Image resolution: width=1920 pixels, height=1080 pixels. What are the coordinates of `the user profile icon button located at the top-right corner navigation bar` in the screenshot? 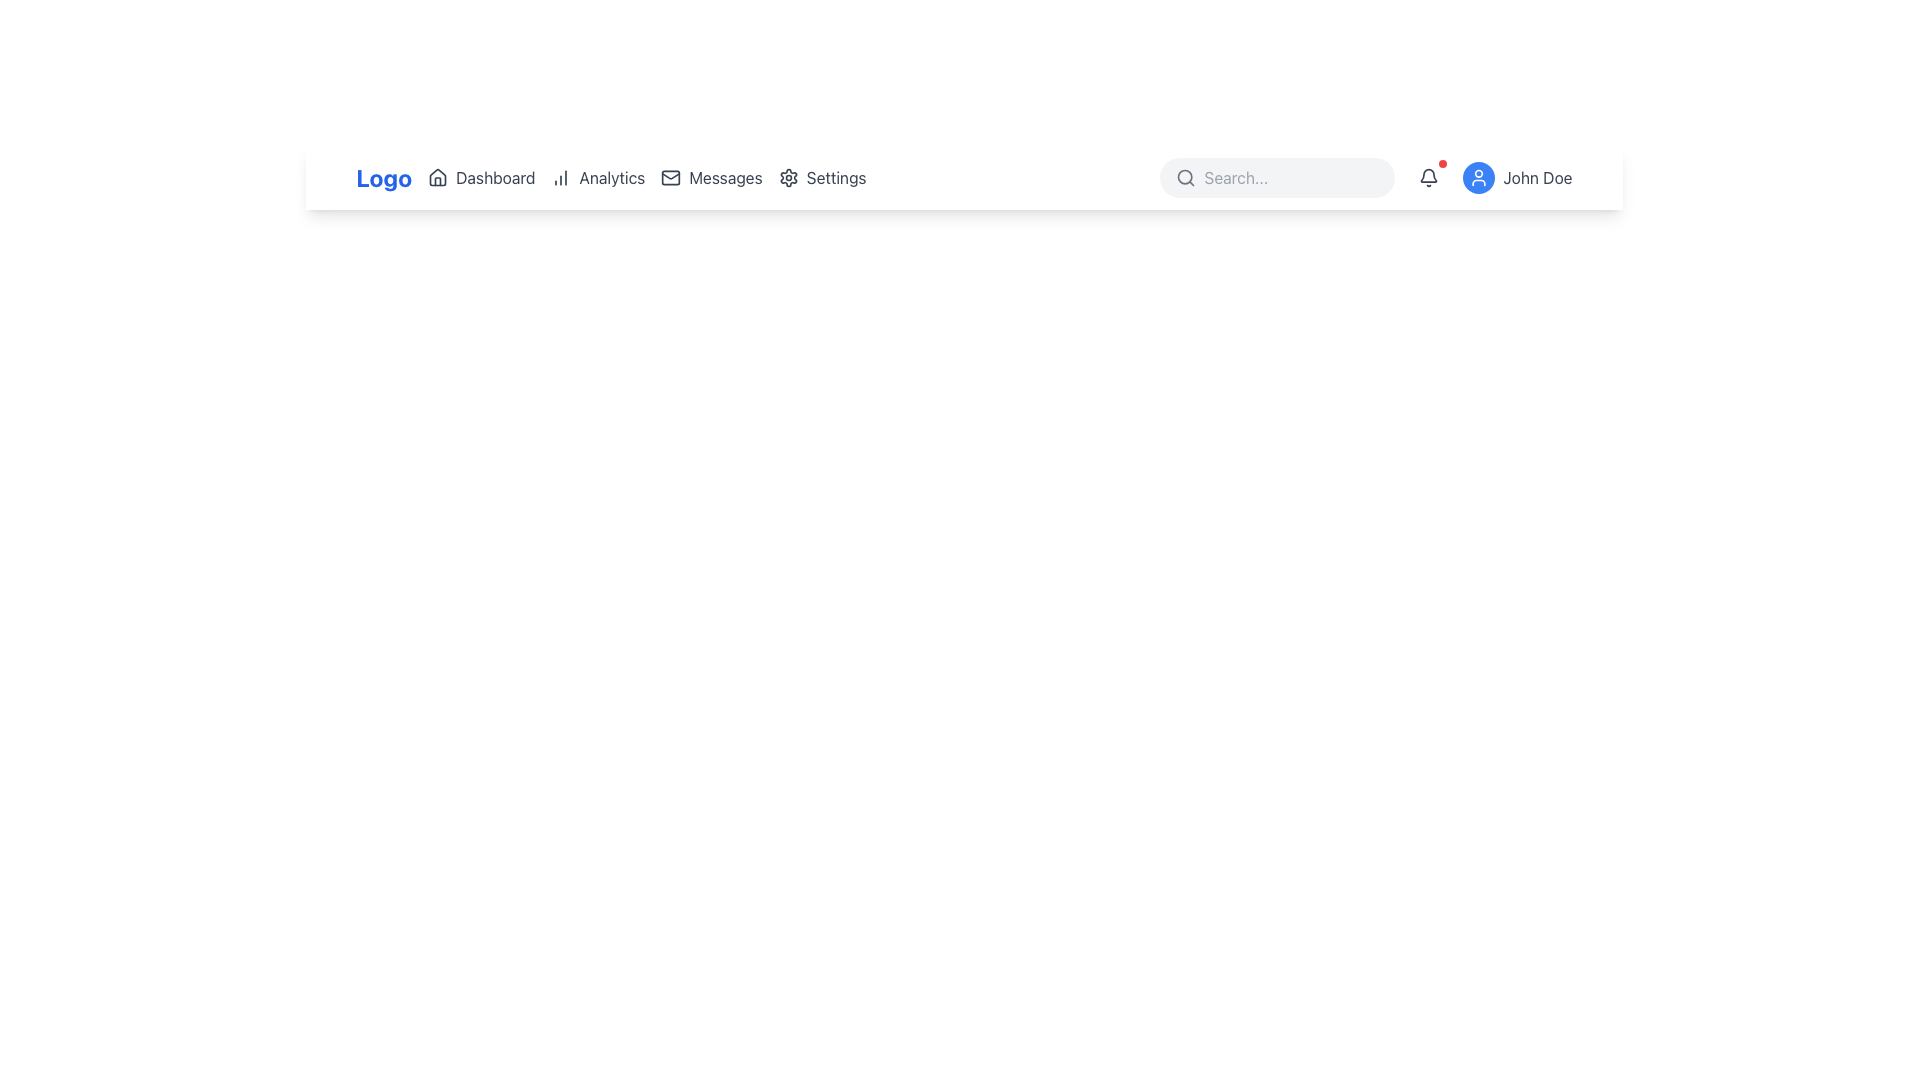 It's located at (1479, 176).